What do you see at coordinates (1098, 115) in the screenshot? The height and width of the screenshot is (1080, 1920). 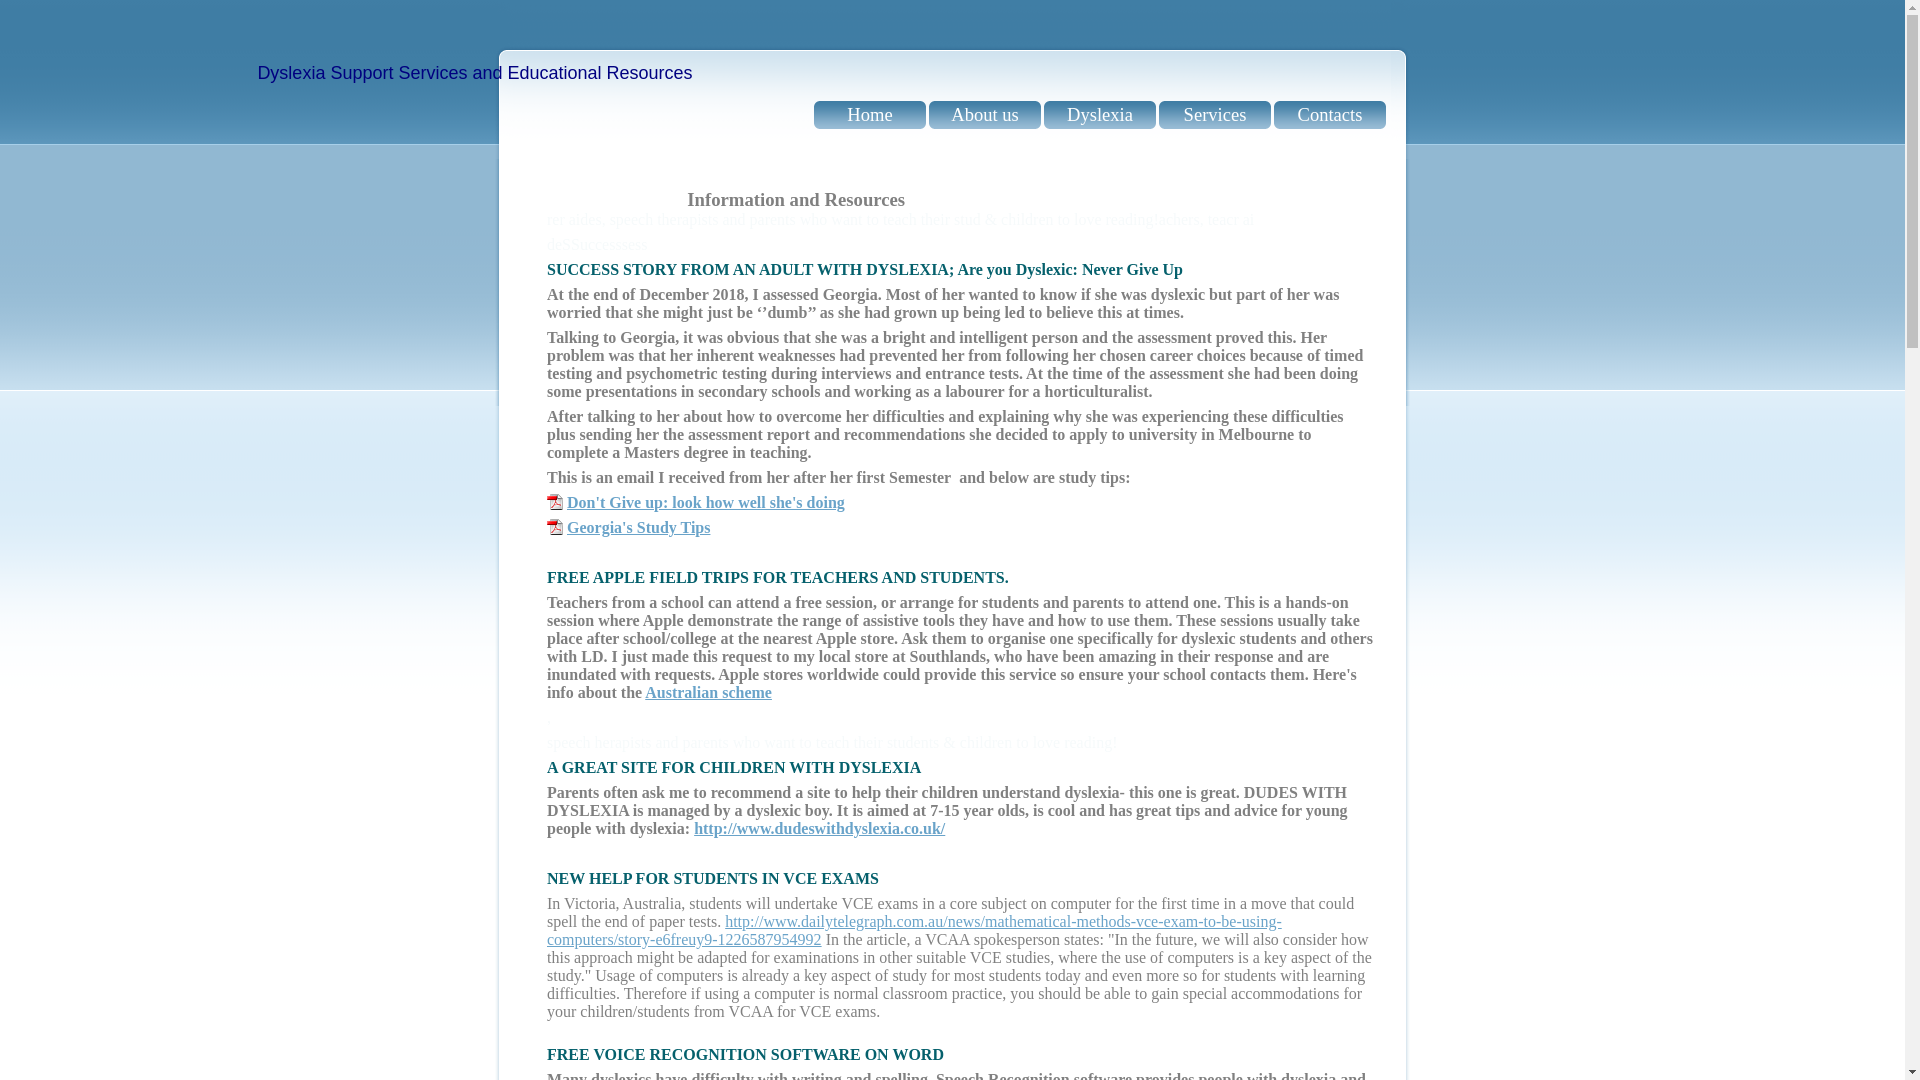 I see `'Dyslexia'` at bounding box center [1098, 115].